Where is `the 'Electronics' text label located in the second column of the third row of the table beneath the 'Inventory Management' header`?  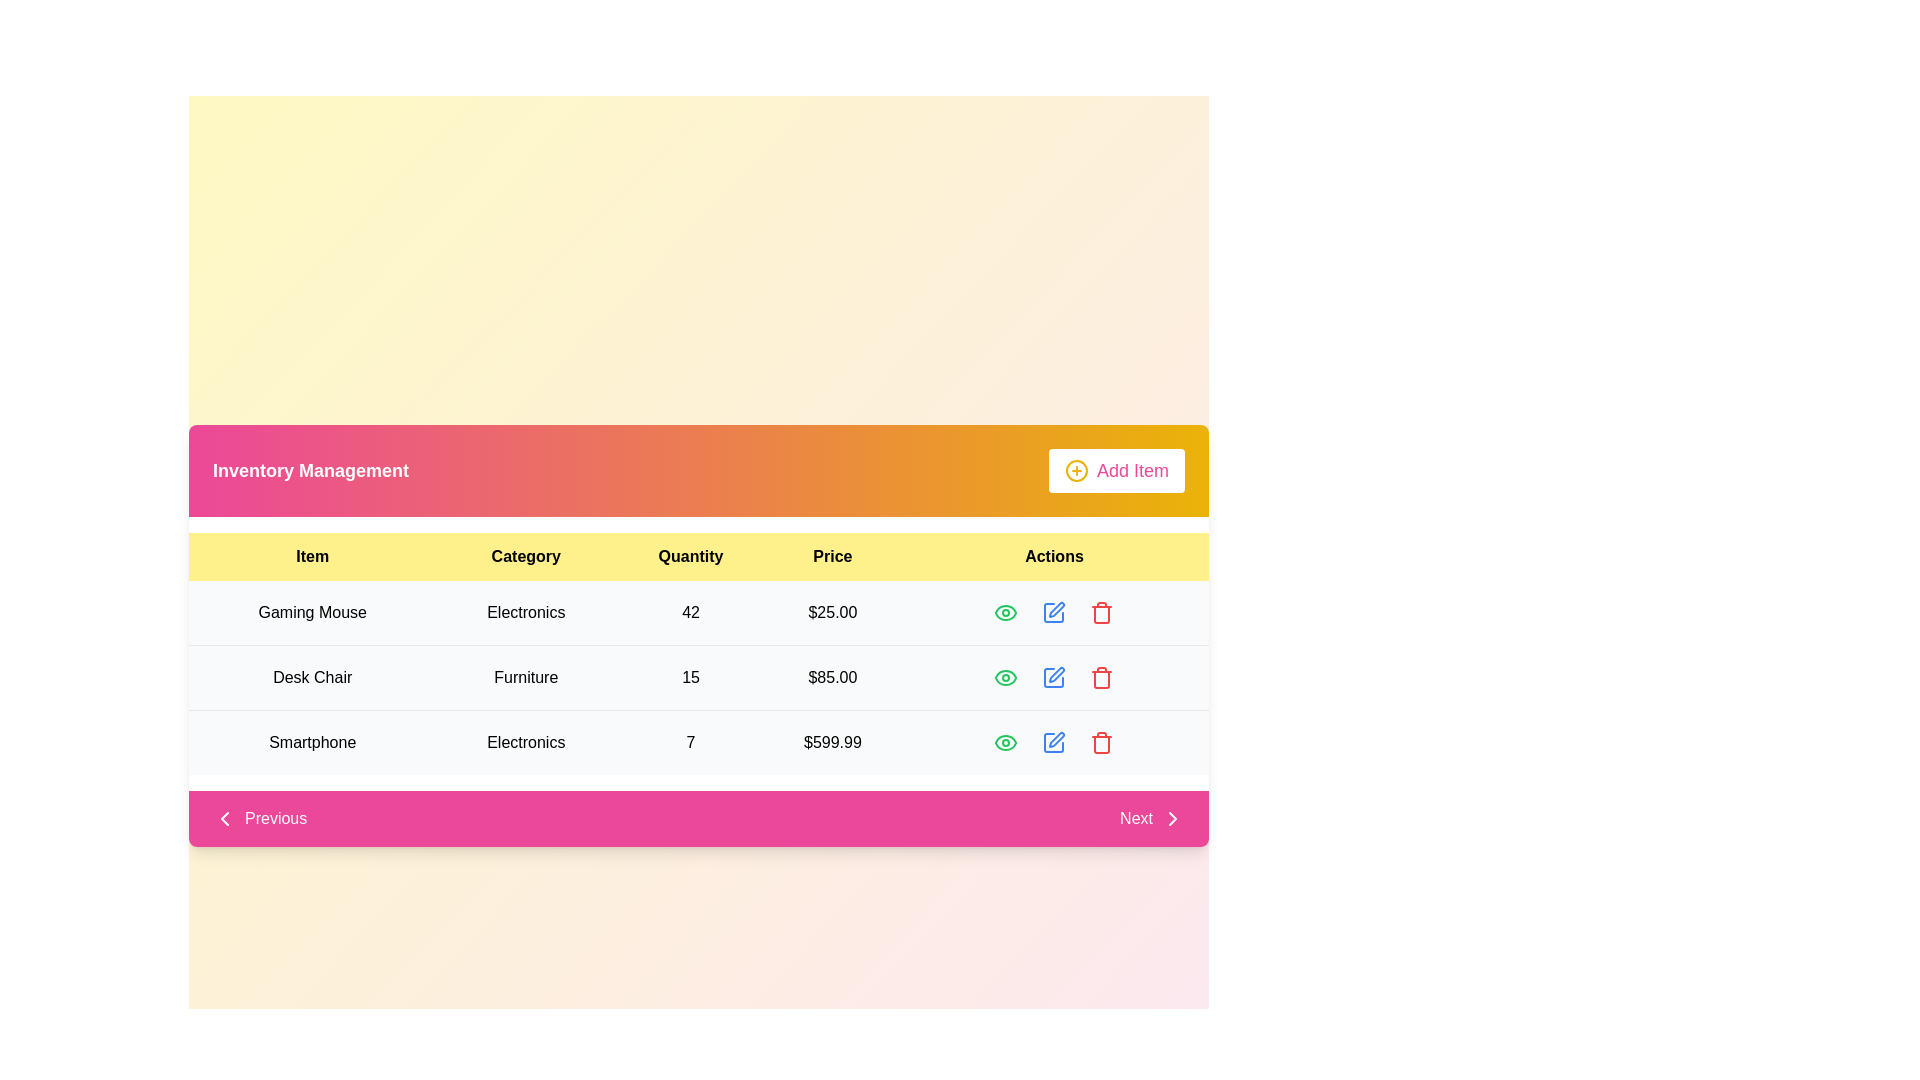 the 'Electronics' text label located in the second column of the third row of the table beneath the 'Inventory Management' header is located at coordinates (526, 742).